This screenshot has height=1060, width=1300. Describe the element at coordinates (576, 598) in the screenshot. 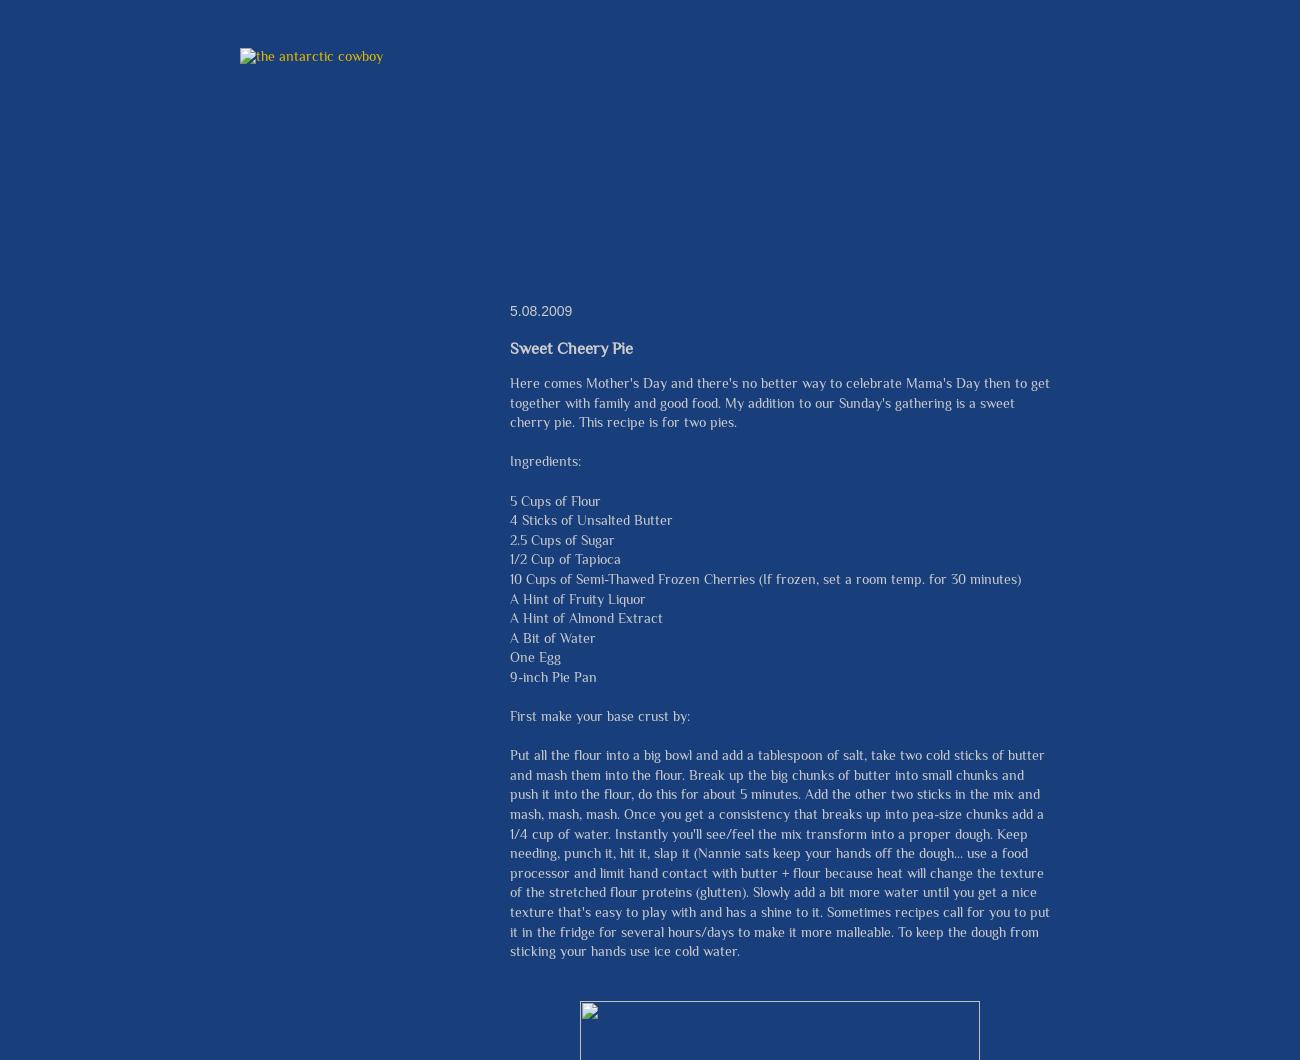

I see `'A Hint of Fruity Liquor'` at that location.